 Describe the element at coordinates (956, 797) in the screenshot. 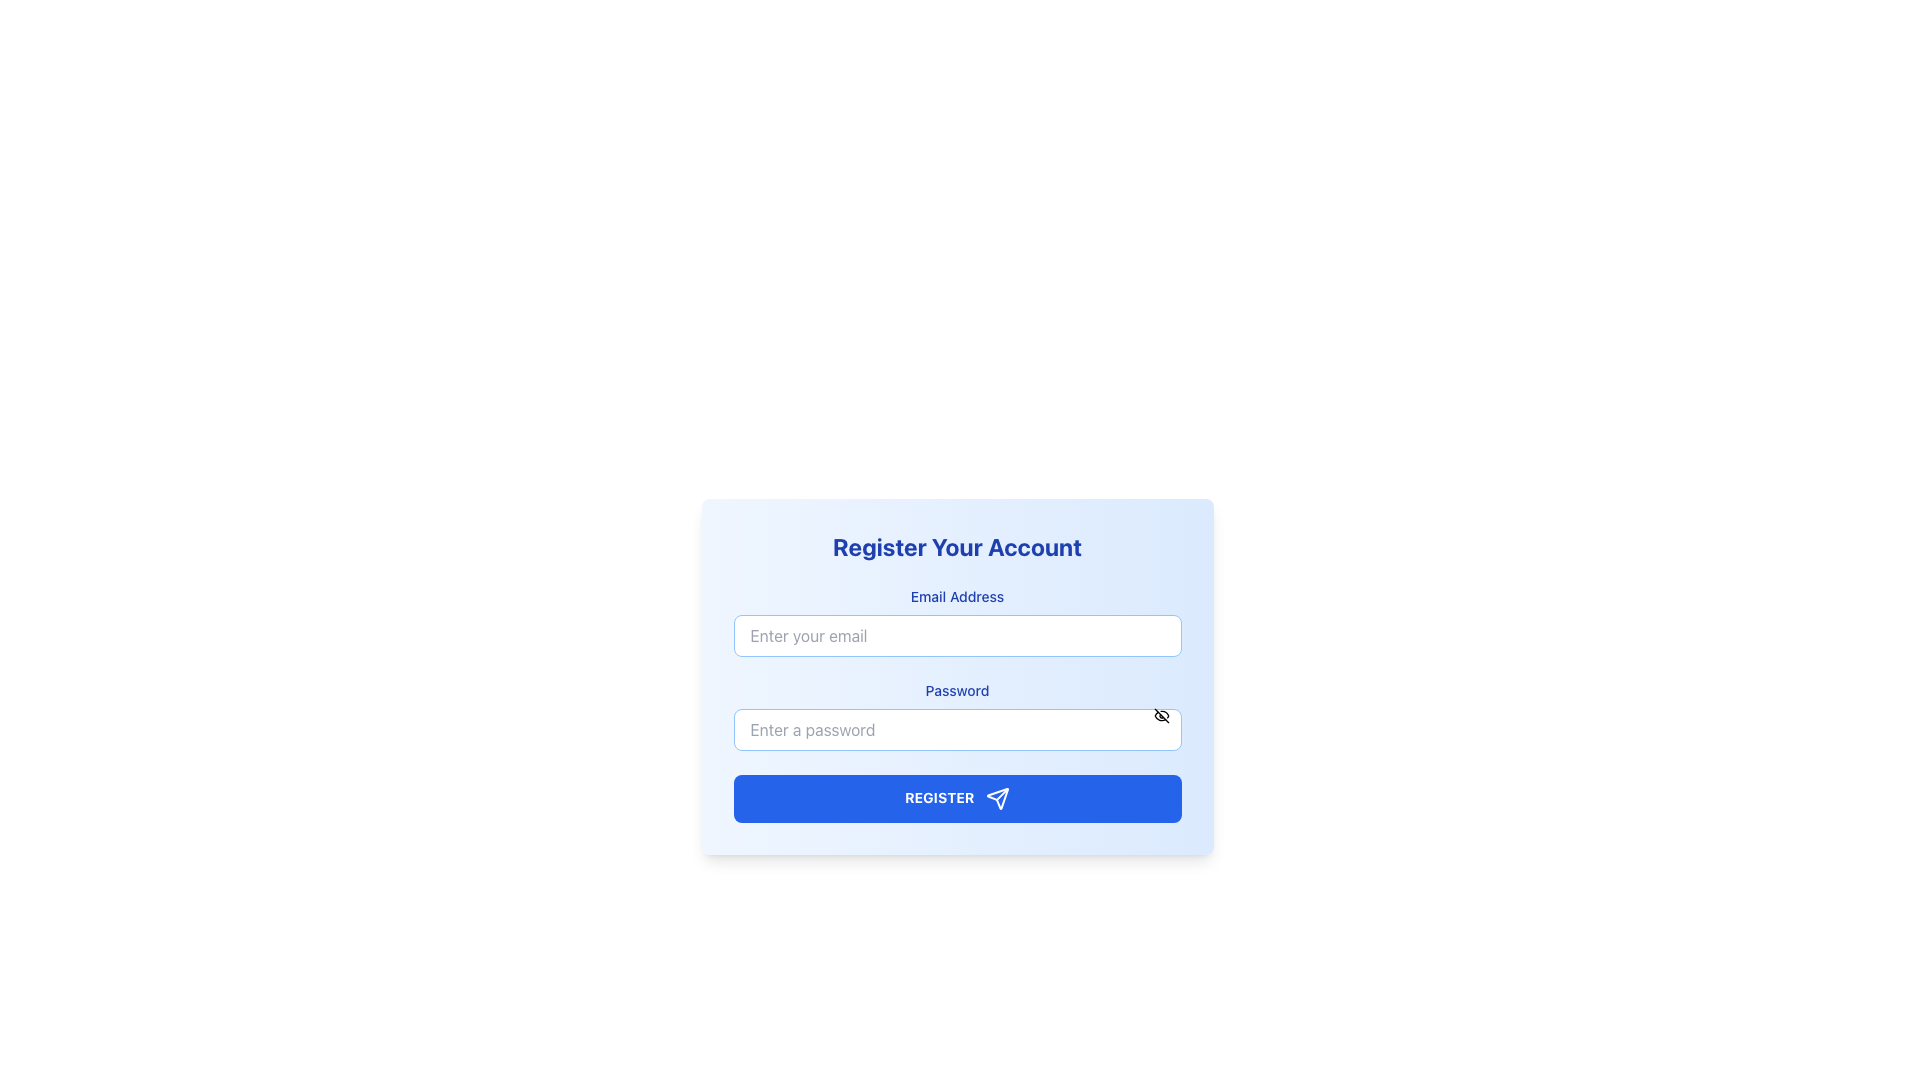

I see `the submit button located at the bottom of the registration form to observe its hover effects` at that location.